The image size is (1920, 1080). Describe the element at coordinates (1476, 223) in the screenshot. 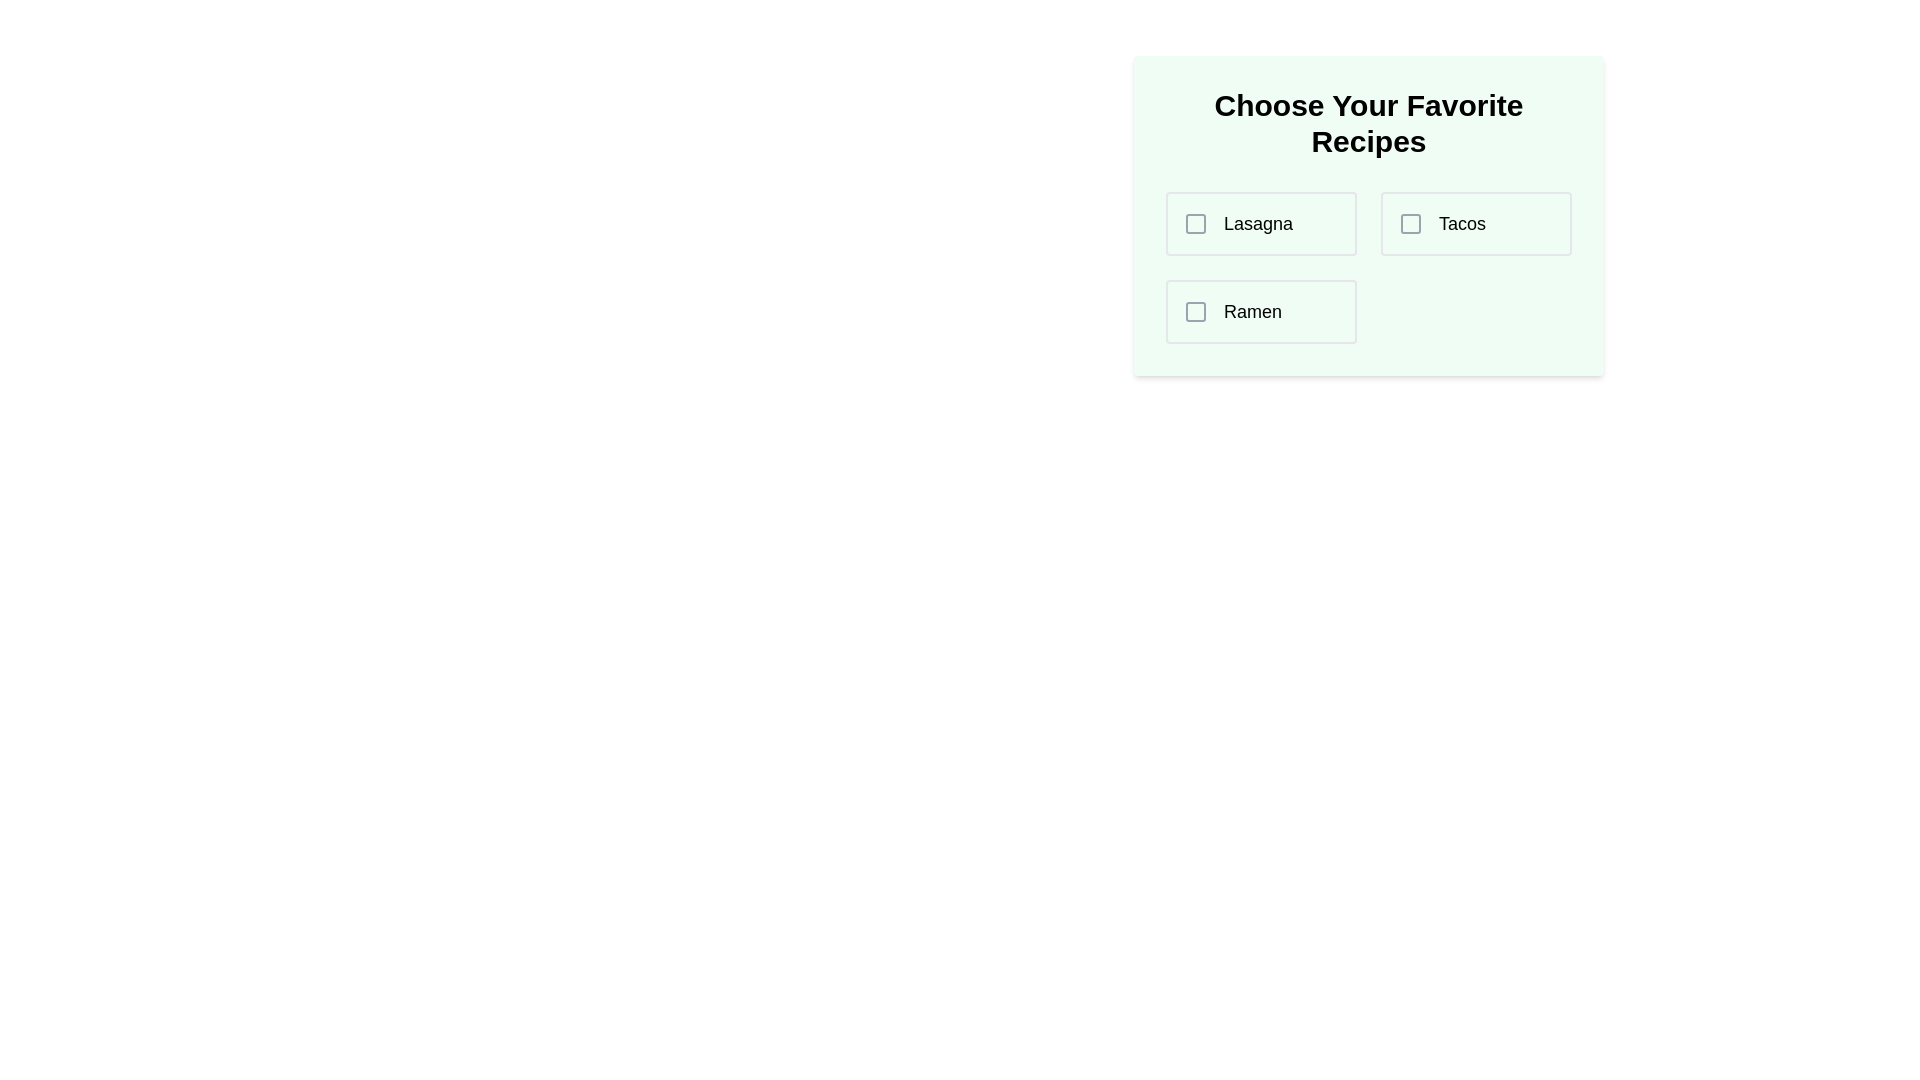

I see `the checkbox labeled 'Tacos' to receive additional interaction feedback` at that location.